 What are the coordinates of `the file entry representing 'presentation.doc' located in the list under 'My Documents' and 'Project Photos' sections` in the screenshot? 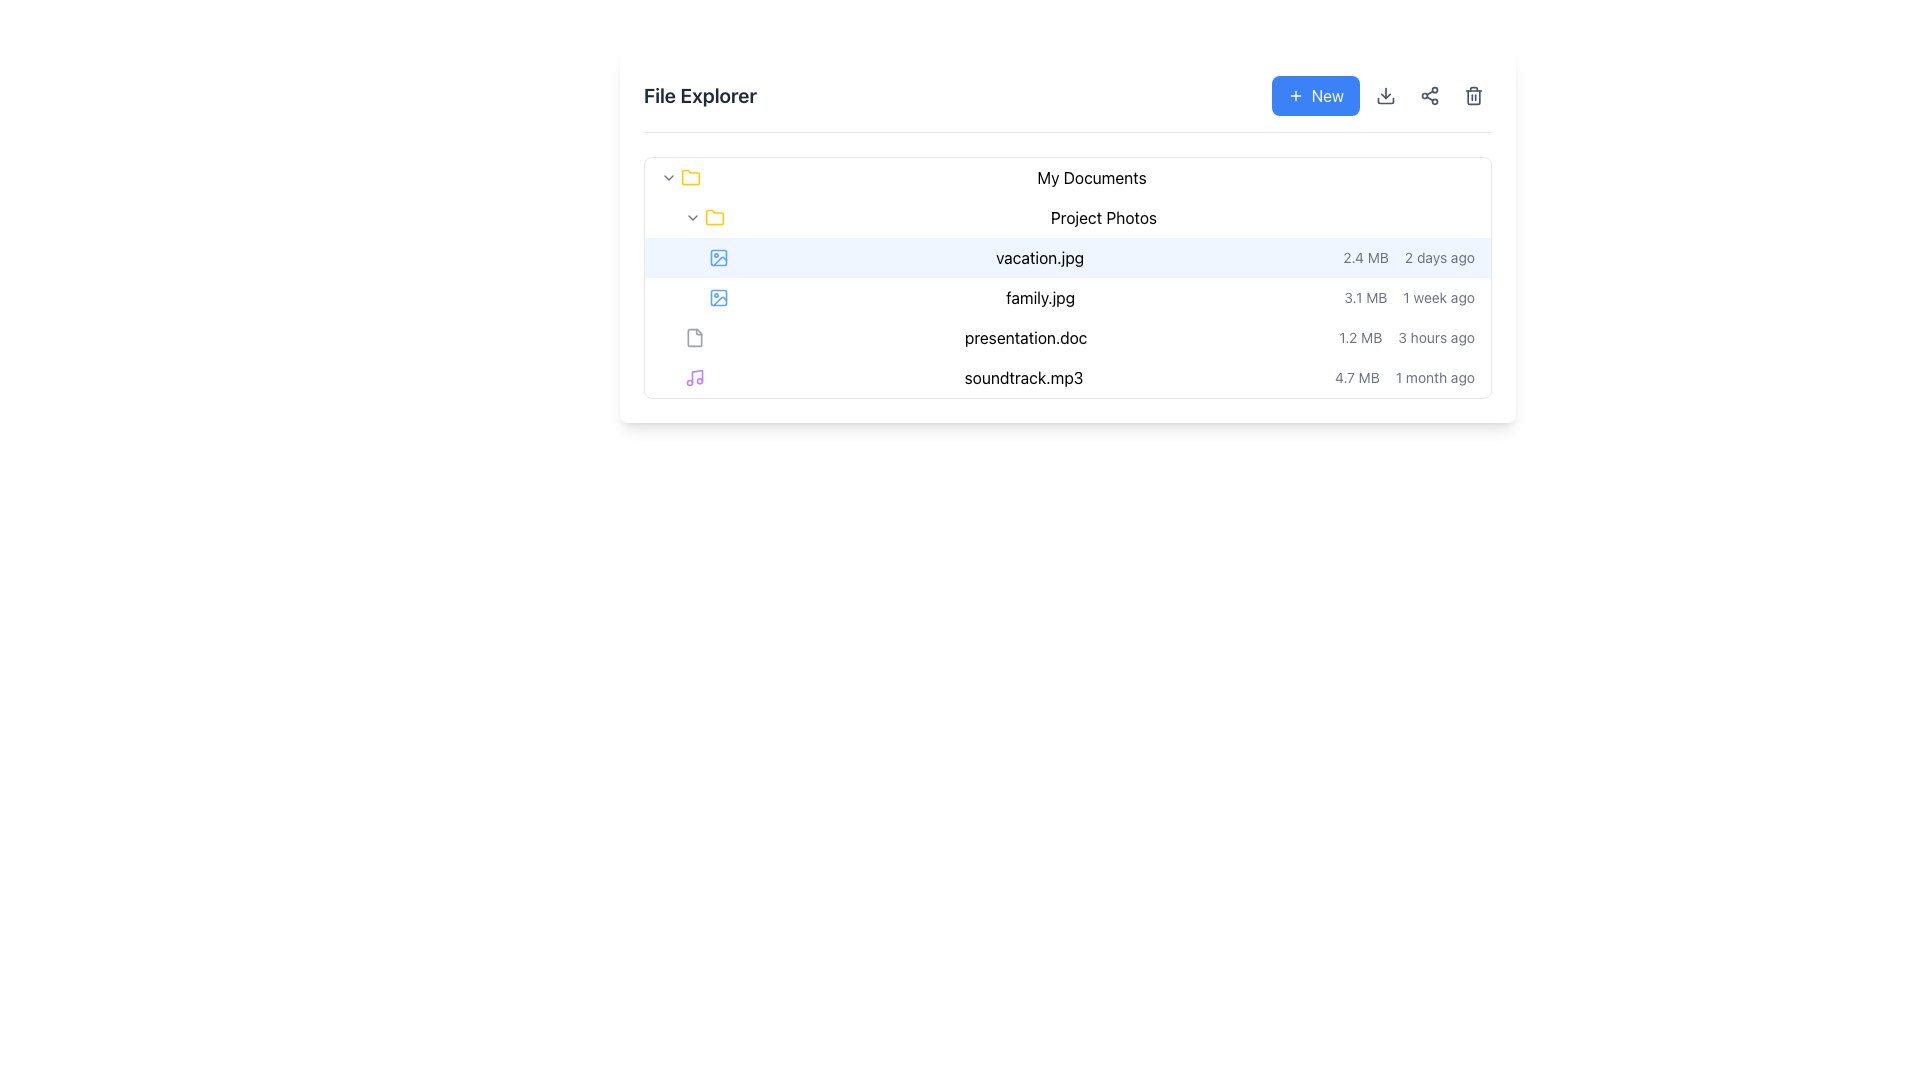 It's located at (1067, 337).